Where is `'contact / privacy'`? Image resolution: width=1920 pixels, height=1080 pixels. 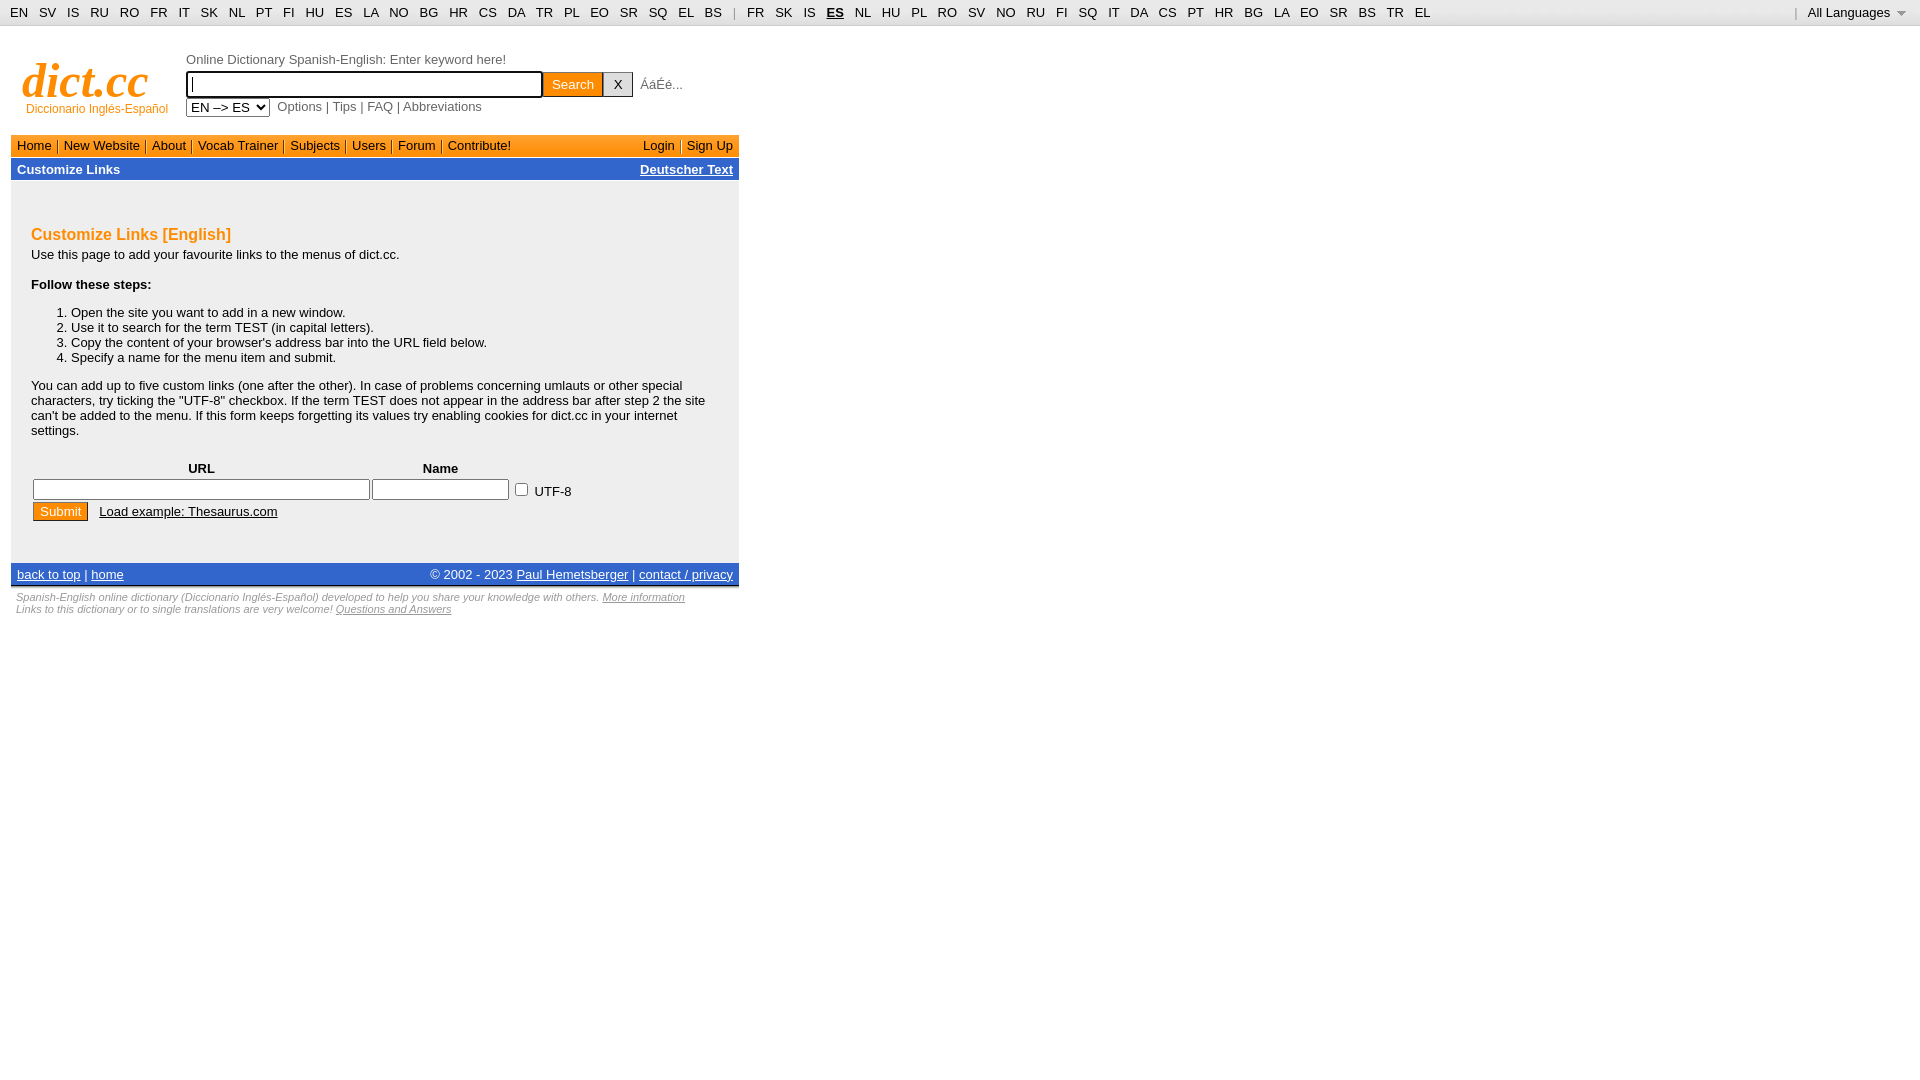 'contact / privacy' is located at coordinates (686, 573).